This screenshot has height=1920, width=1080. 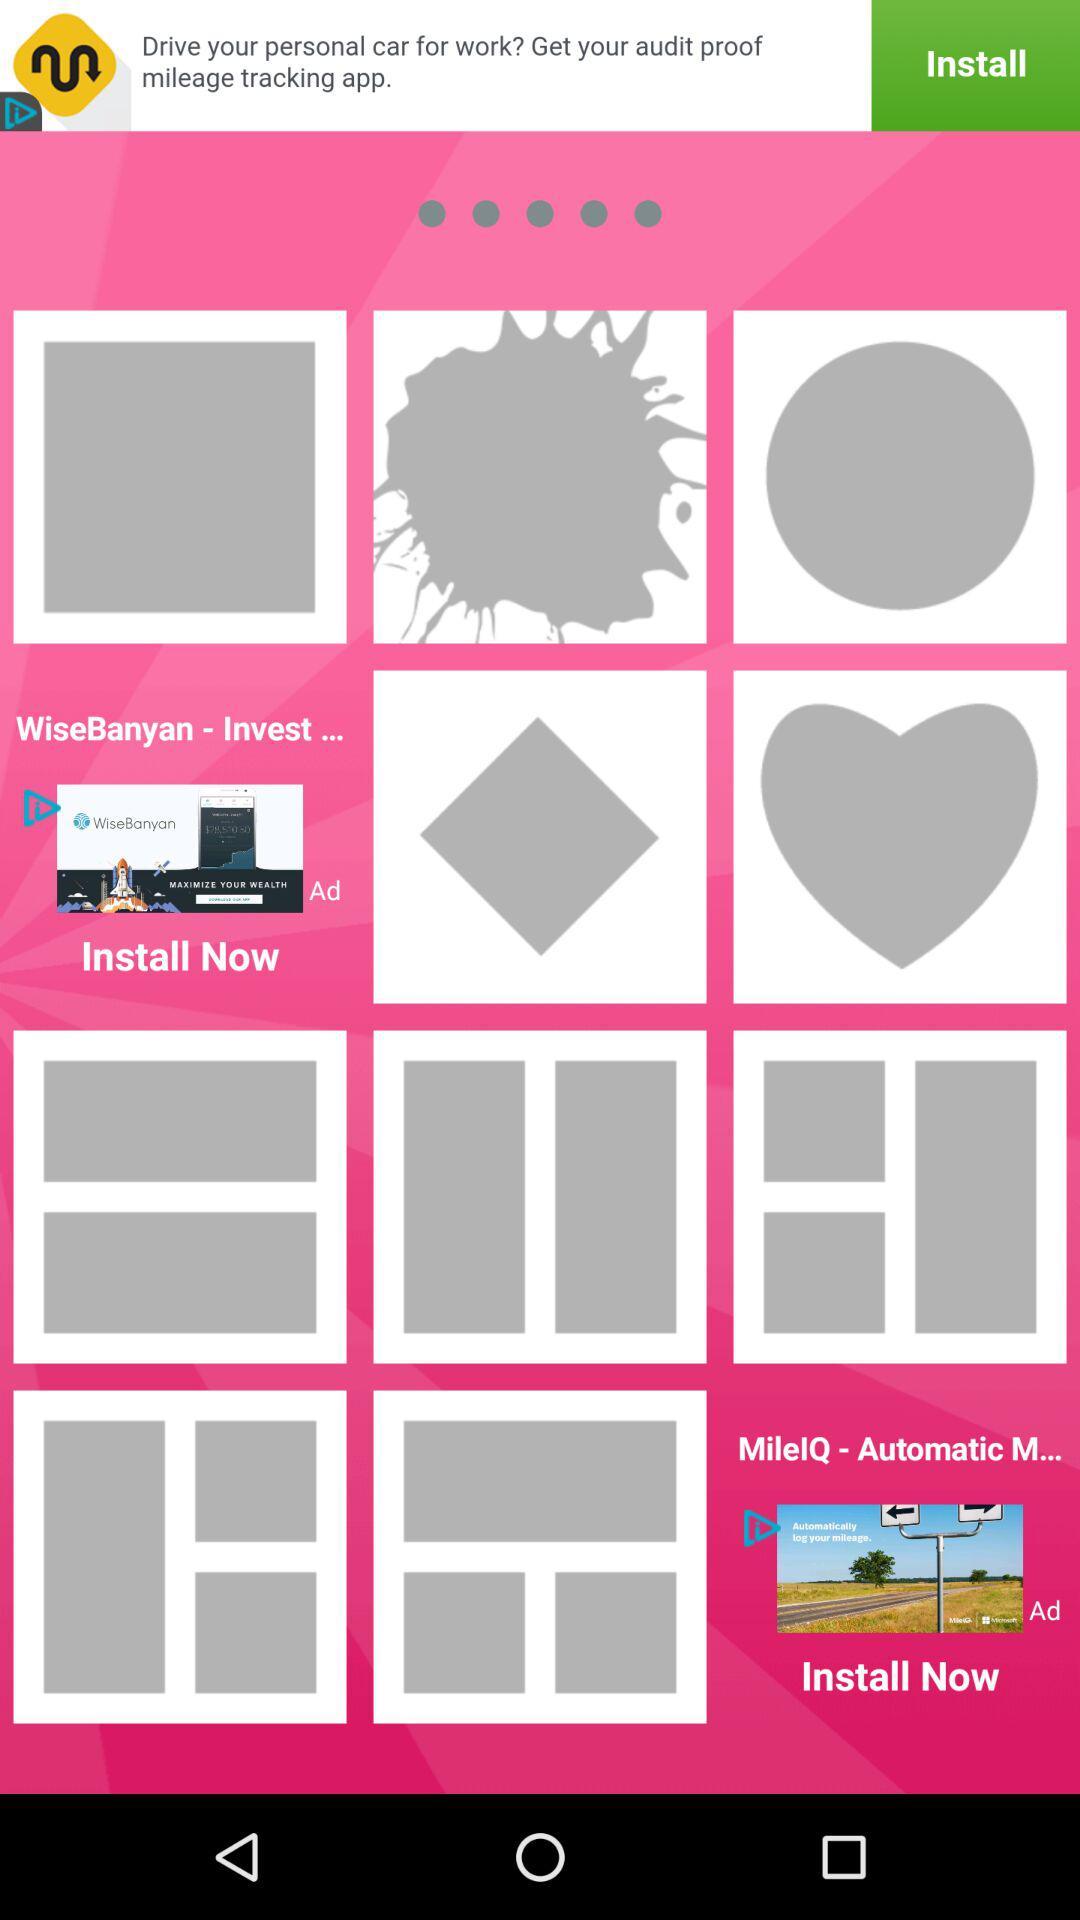 What do you see at coordinates (540, 1196) in the screenshot?
I see `choose layout` at bounding box center [540, 1196].